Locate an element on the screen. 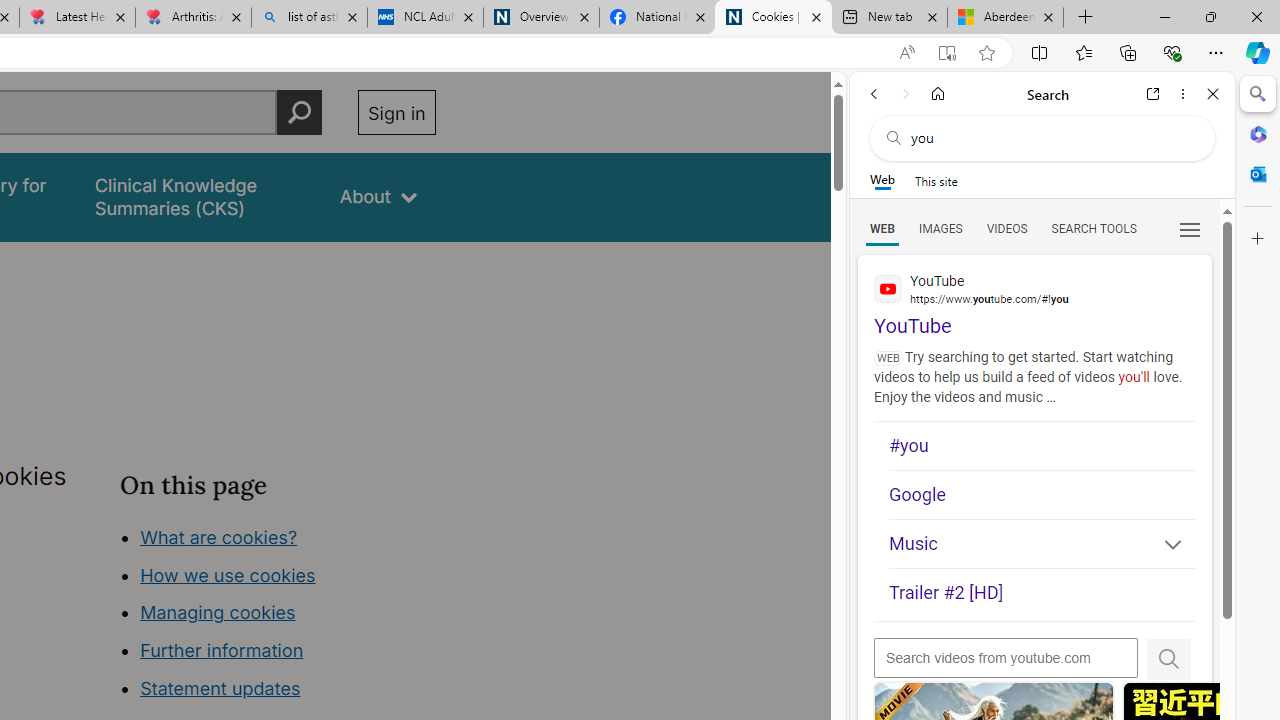 Image resolution: width=1280 pixels, height=720 pixels. 'Managing cookies' is located at coordinates (217, 612).